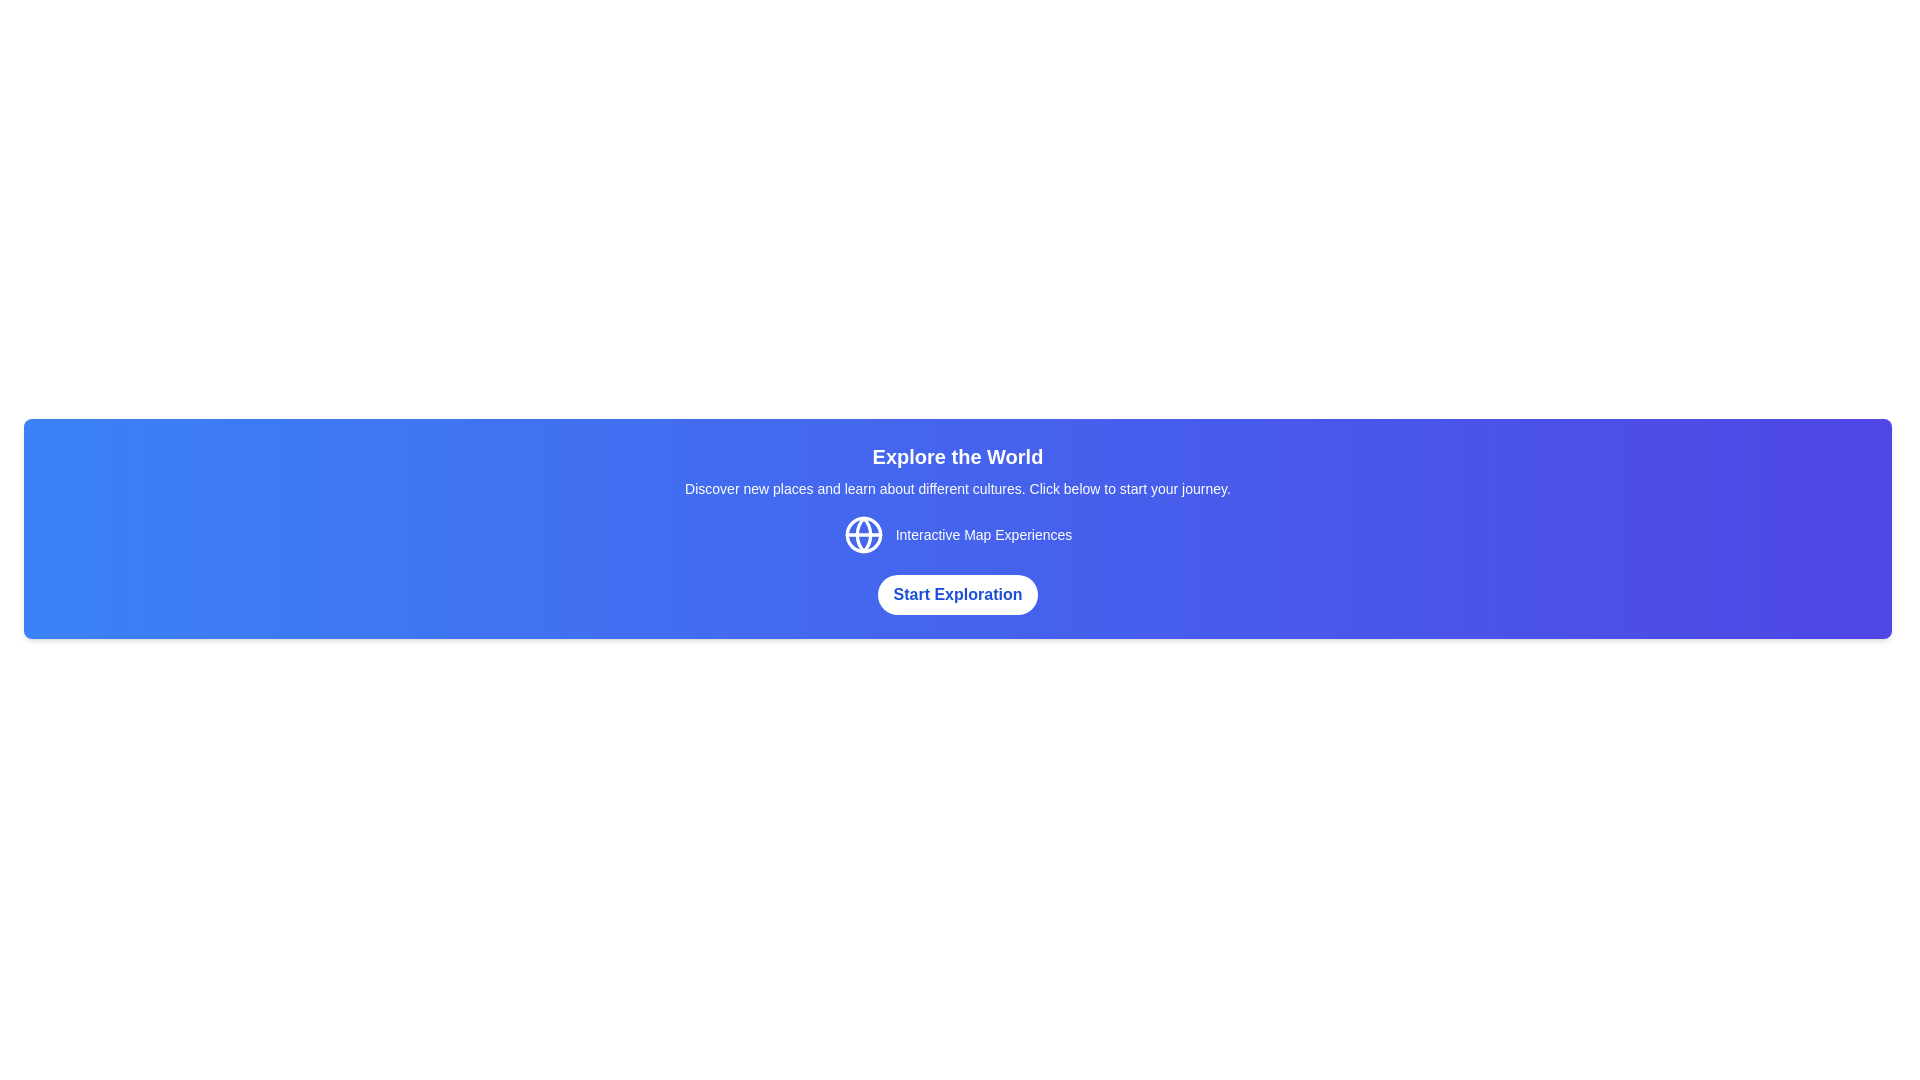 The height and width of the screenshot is (1080, 1920). What do you see at coordinates (983, 534) in the screenshot?
I see `text label displaying 'Interactive Map Experiences' which is located to the right of the globe icon in a blue section of the UI` at bounding box center [983, 534].